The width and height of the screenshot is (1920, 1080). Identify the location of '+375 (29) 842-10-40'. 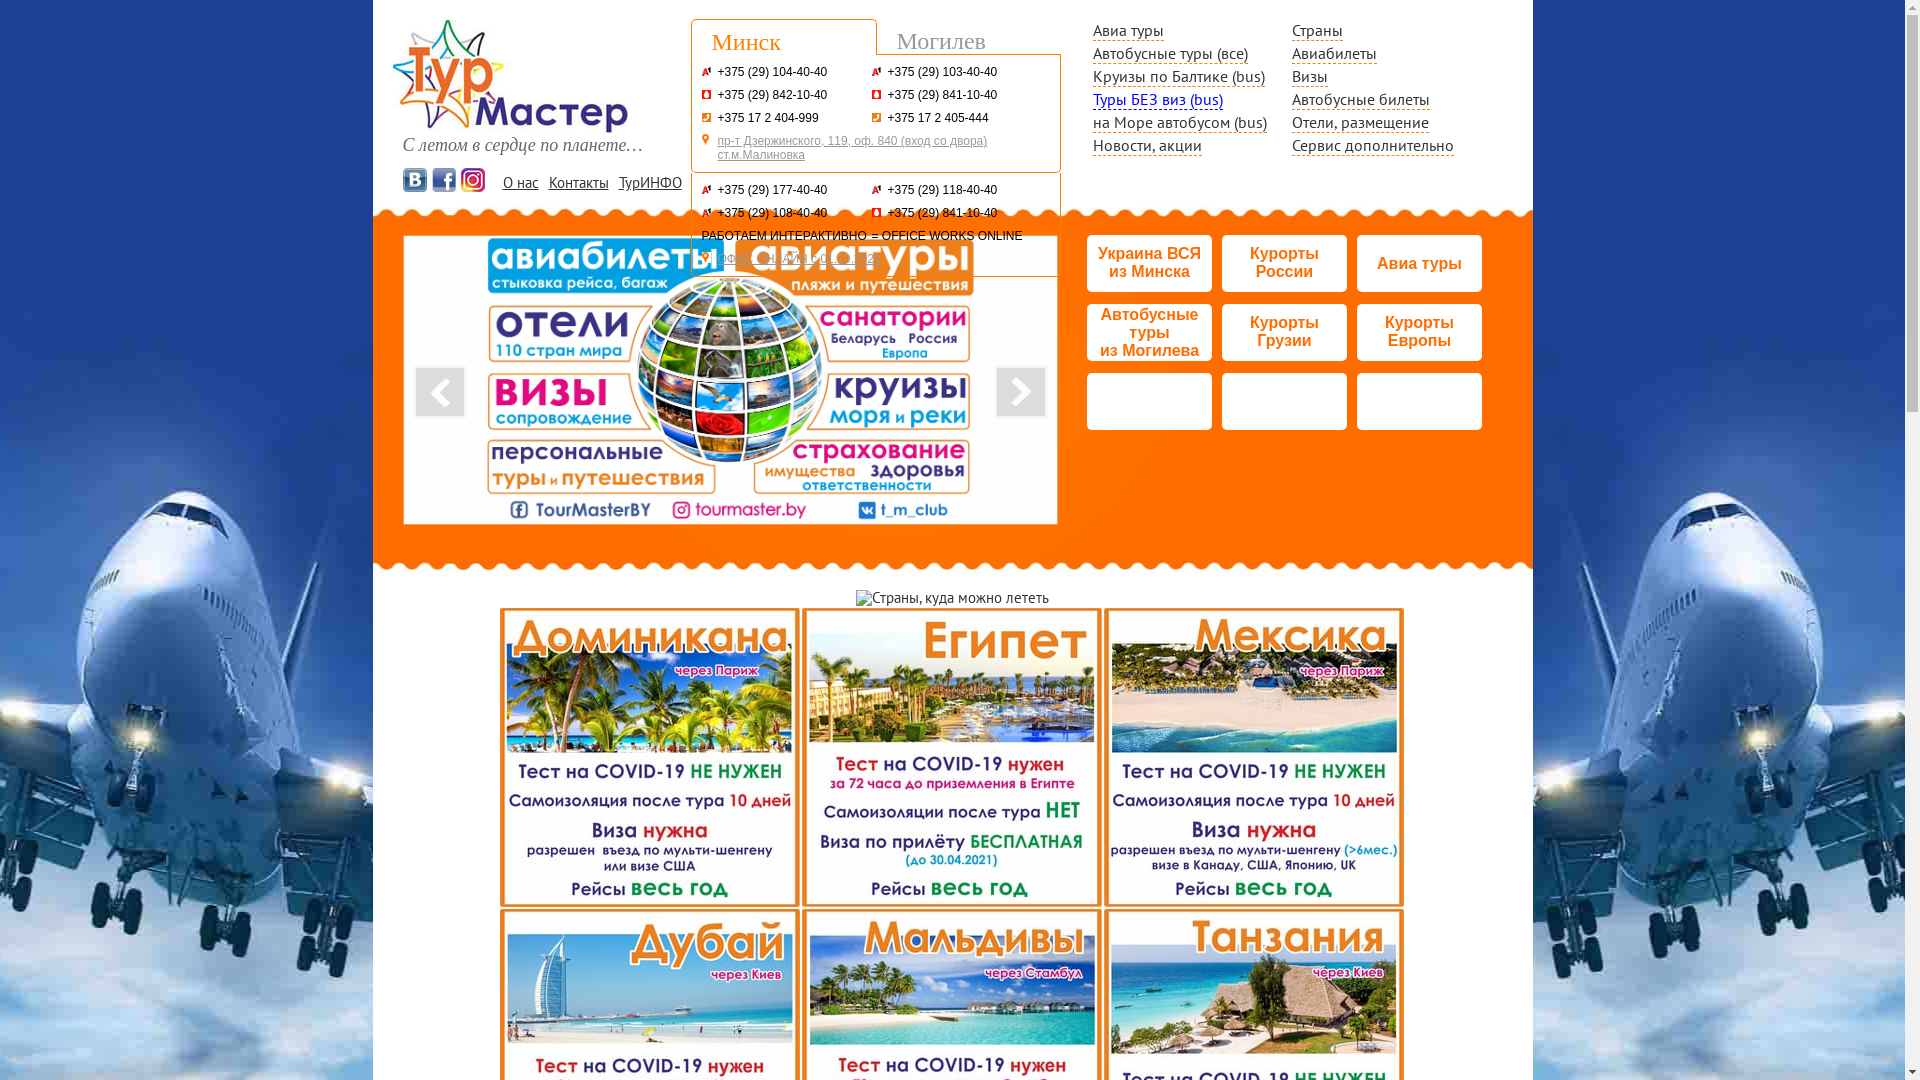
(718, 95).